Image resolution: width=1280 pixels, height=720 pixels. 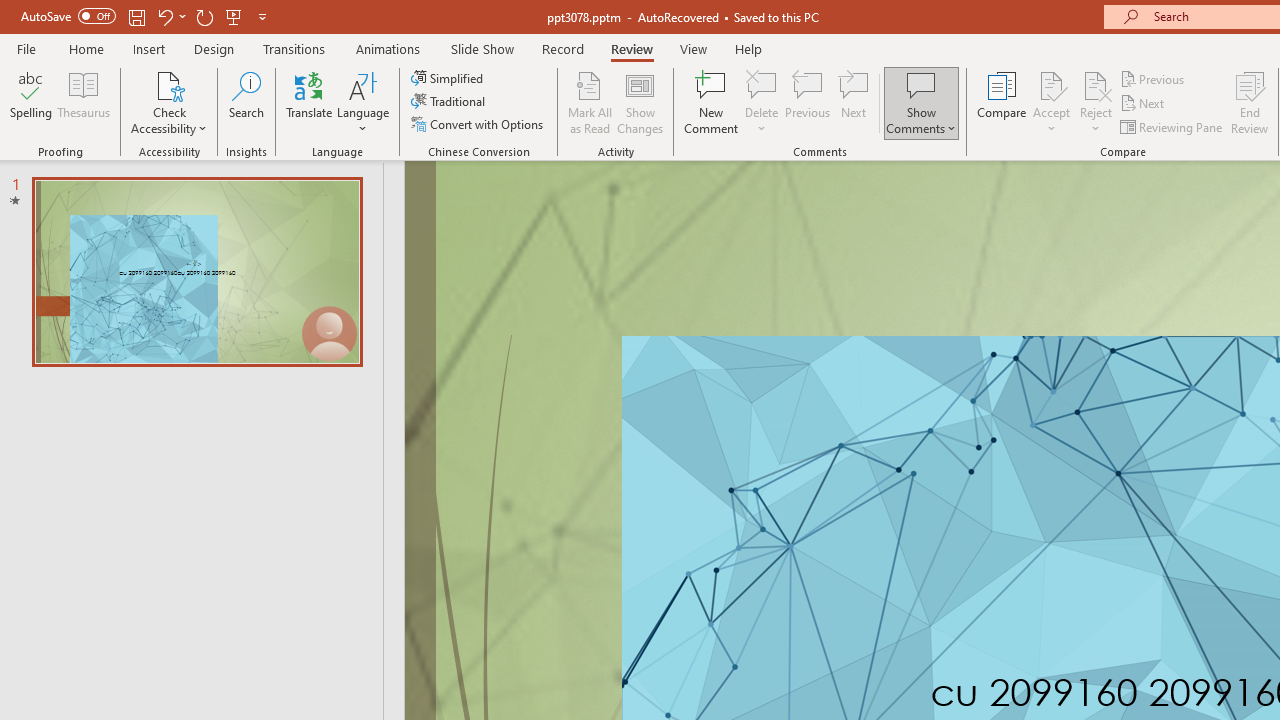 I want to click on 'Show Changes', so click(x=640, y=103).